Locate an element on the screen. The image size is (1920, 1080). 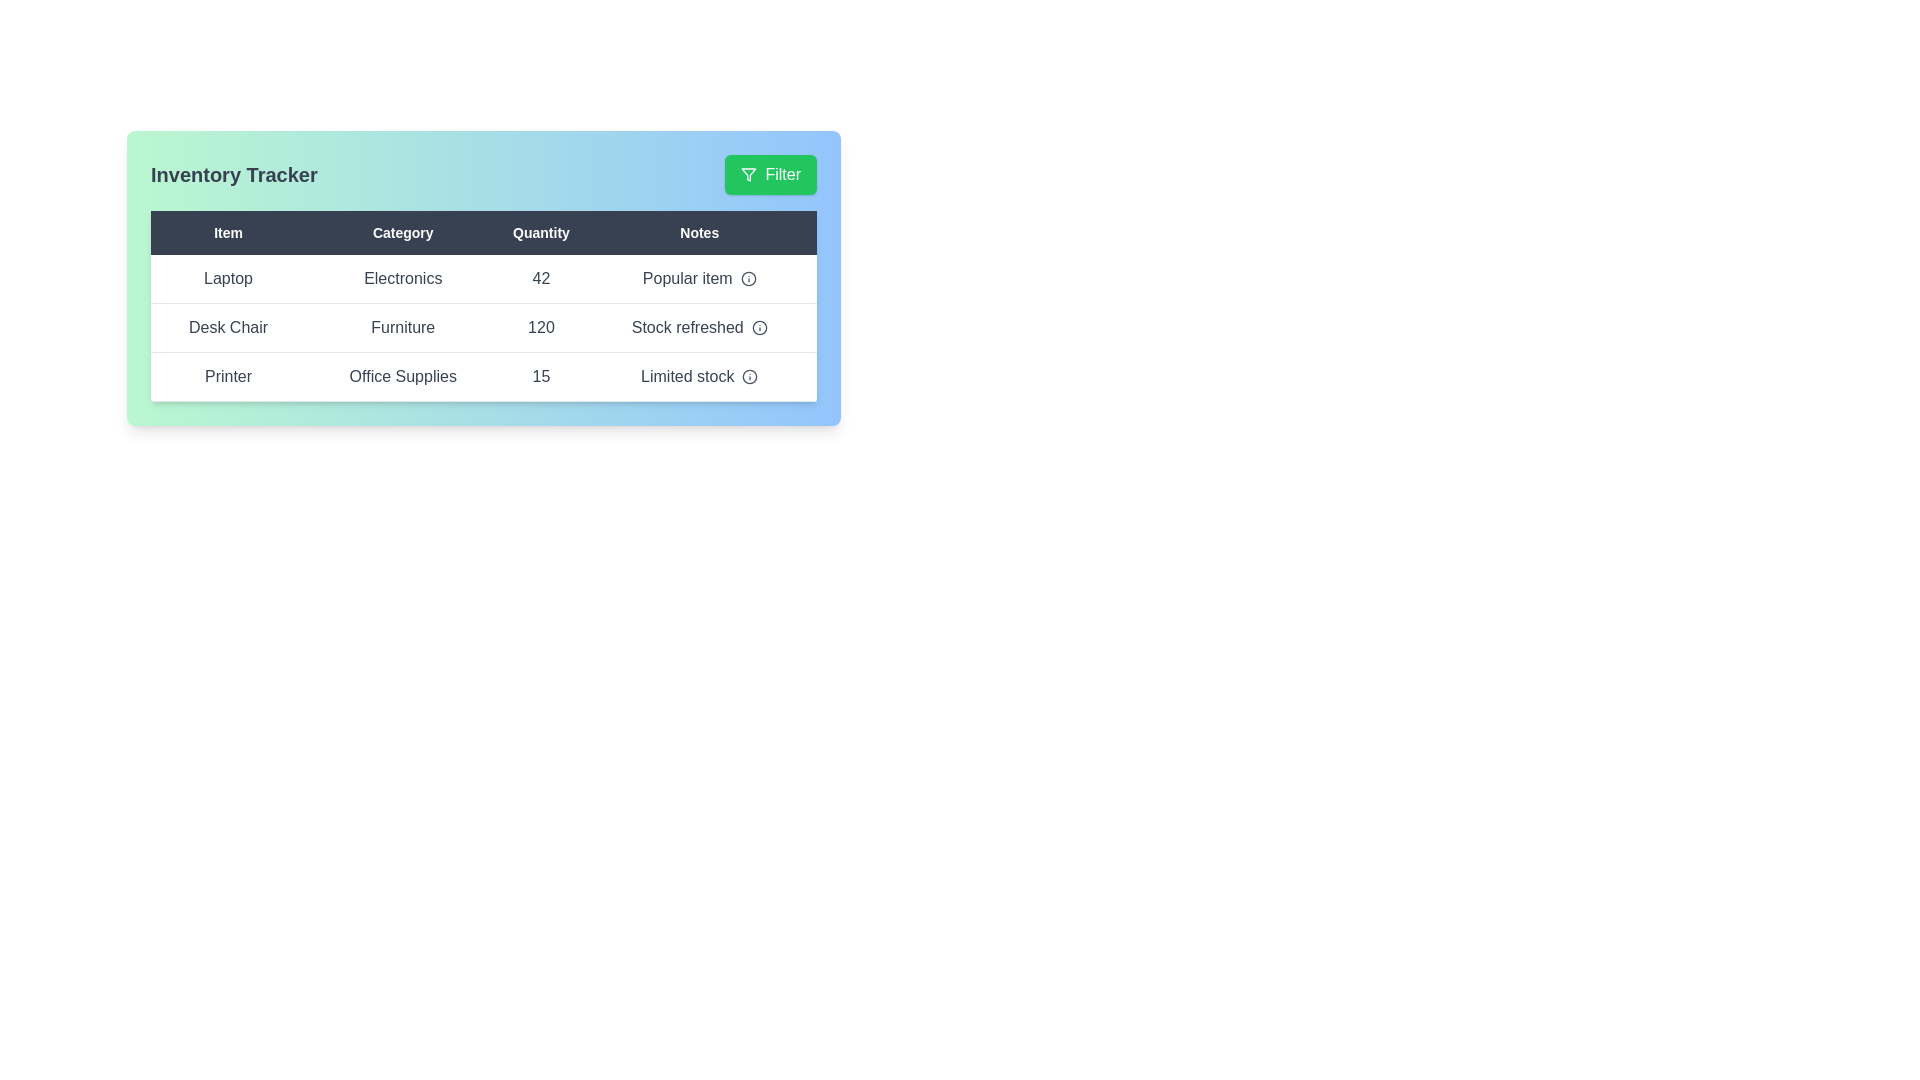
the cell containing 15 to select its text is located at coordinates (541, 377).